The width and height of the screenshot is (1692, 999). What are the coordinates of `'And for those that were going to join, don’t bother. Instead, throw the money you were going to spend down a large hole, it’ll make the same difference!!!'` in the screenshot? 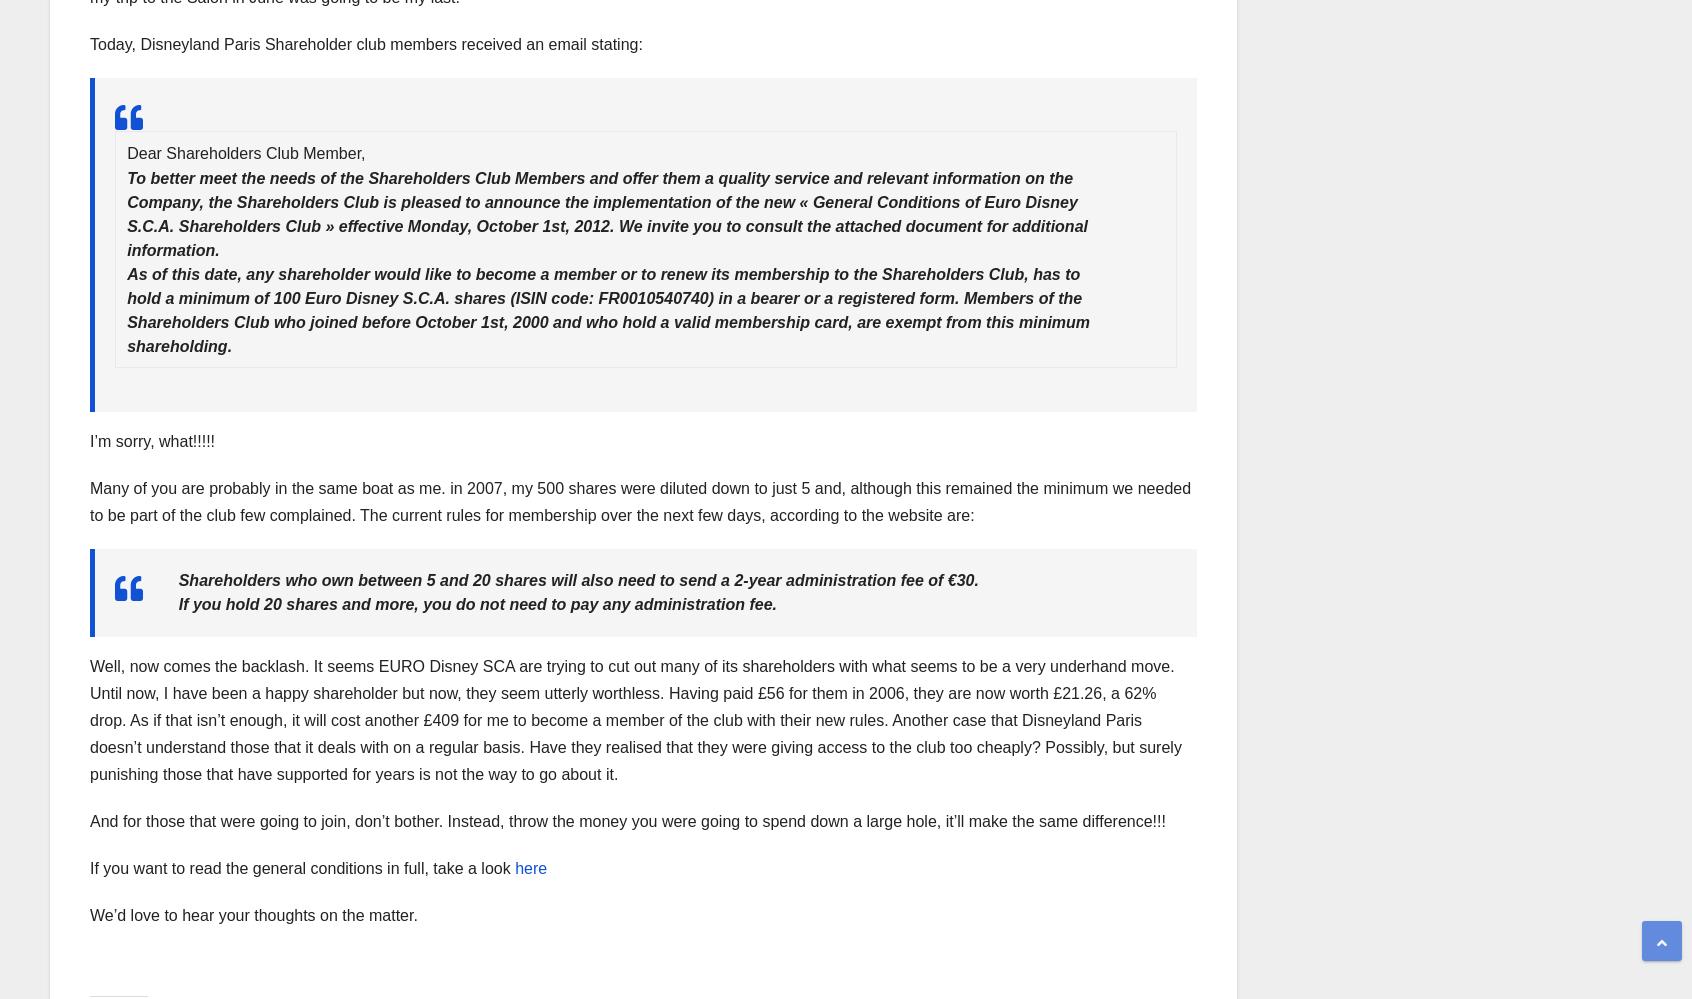 It's located at (90, 821).